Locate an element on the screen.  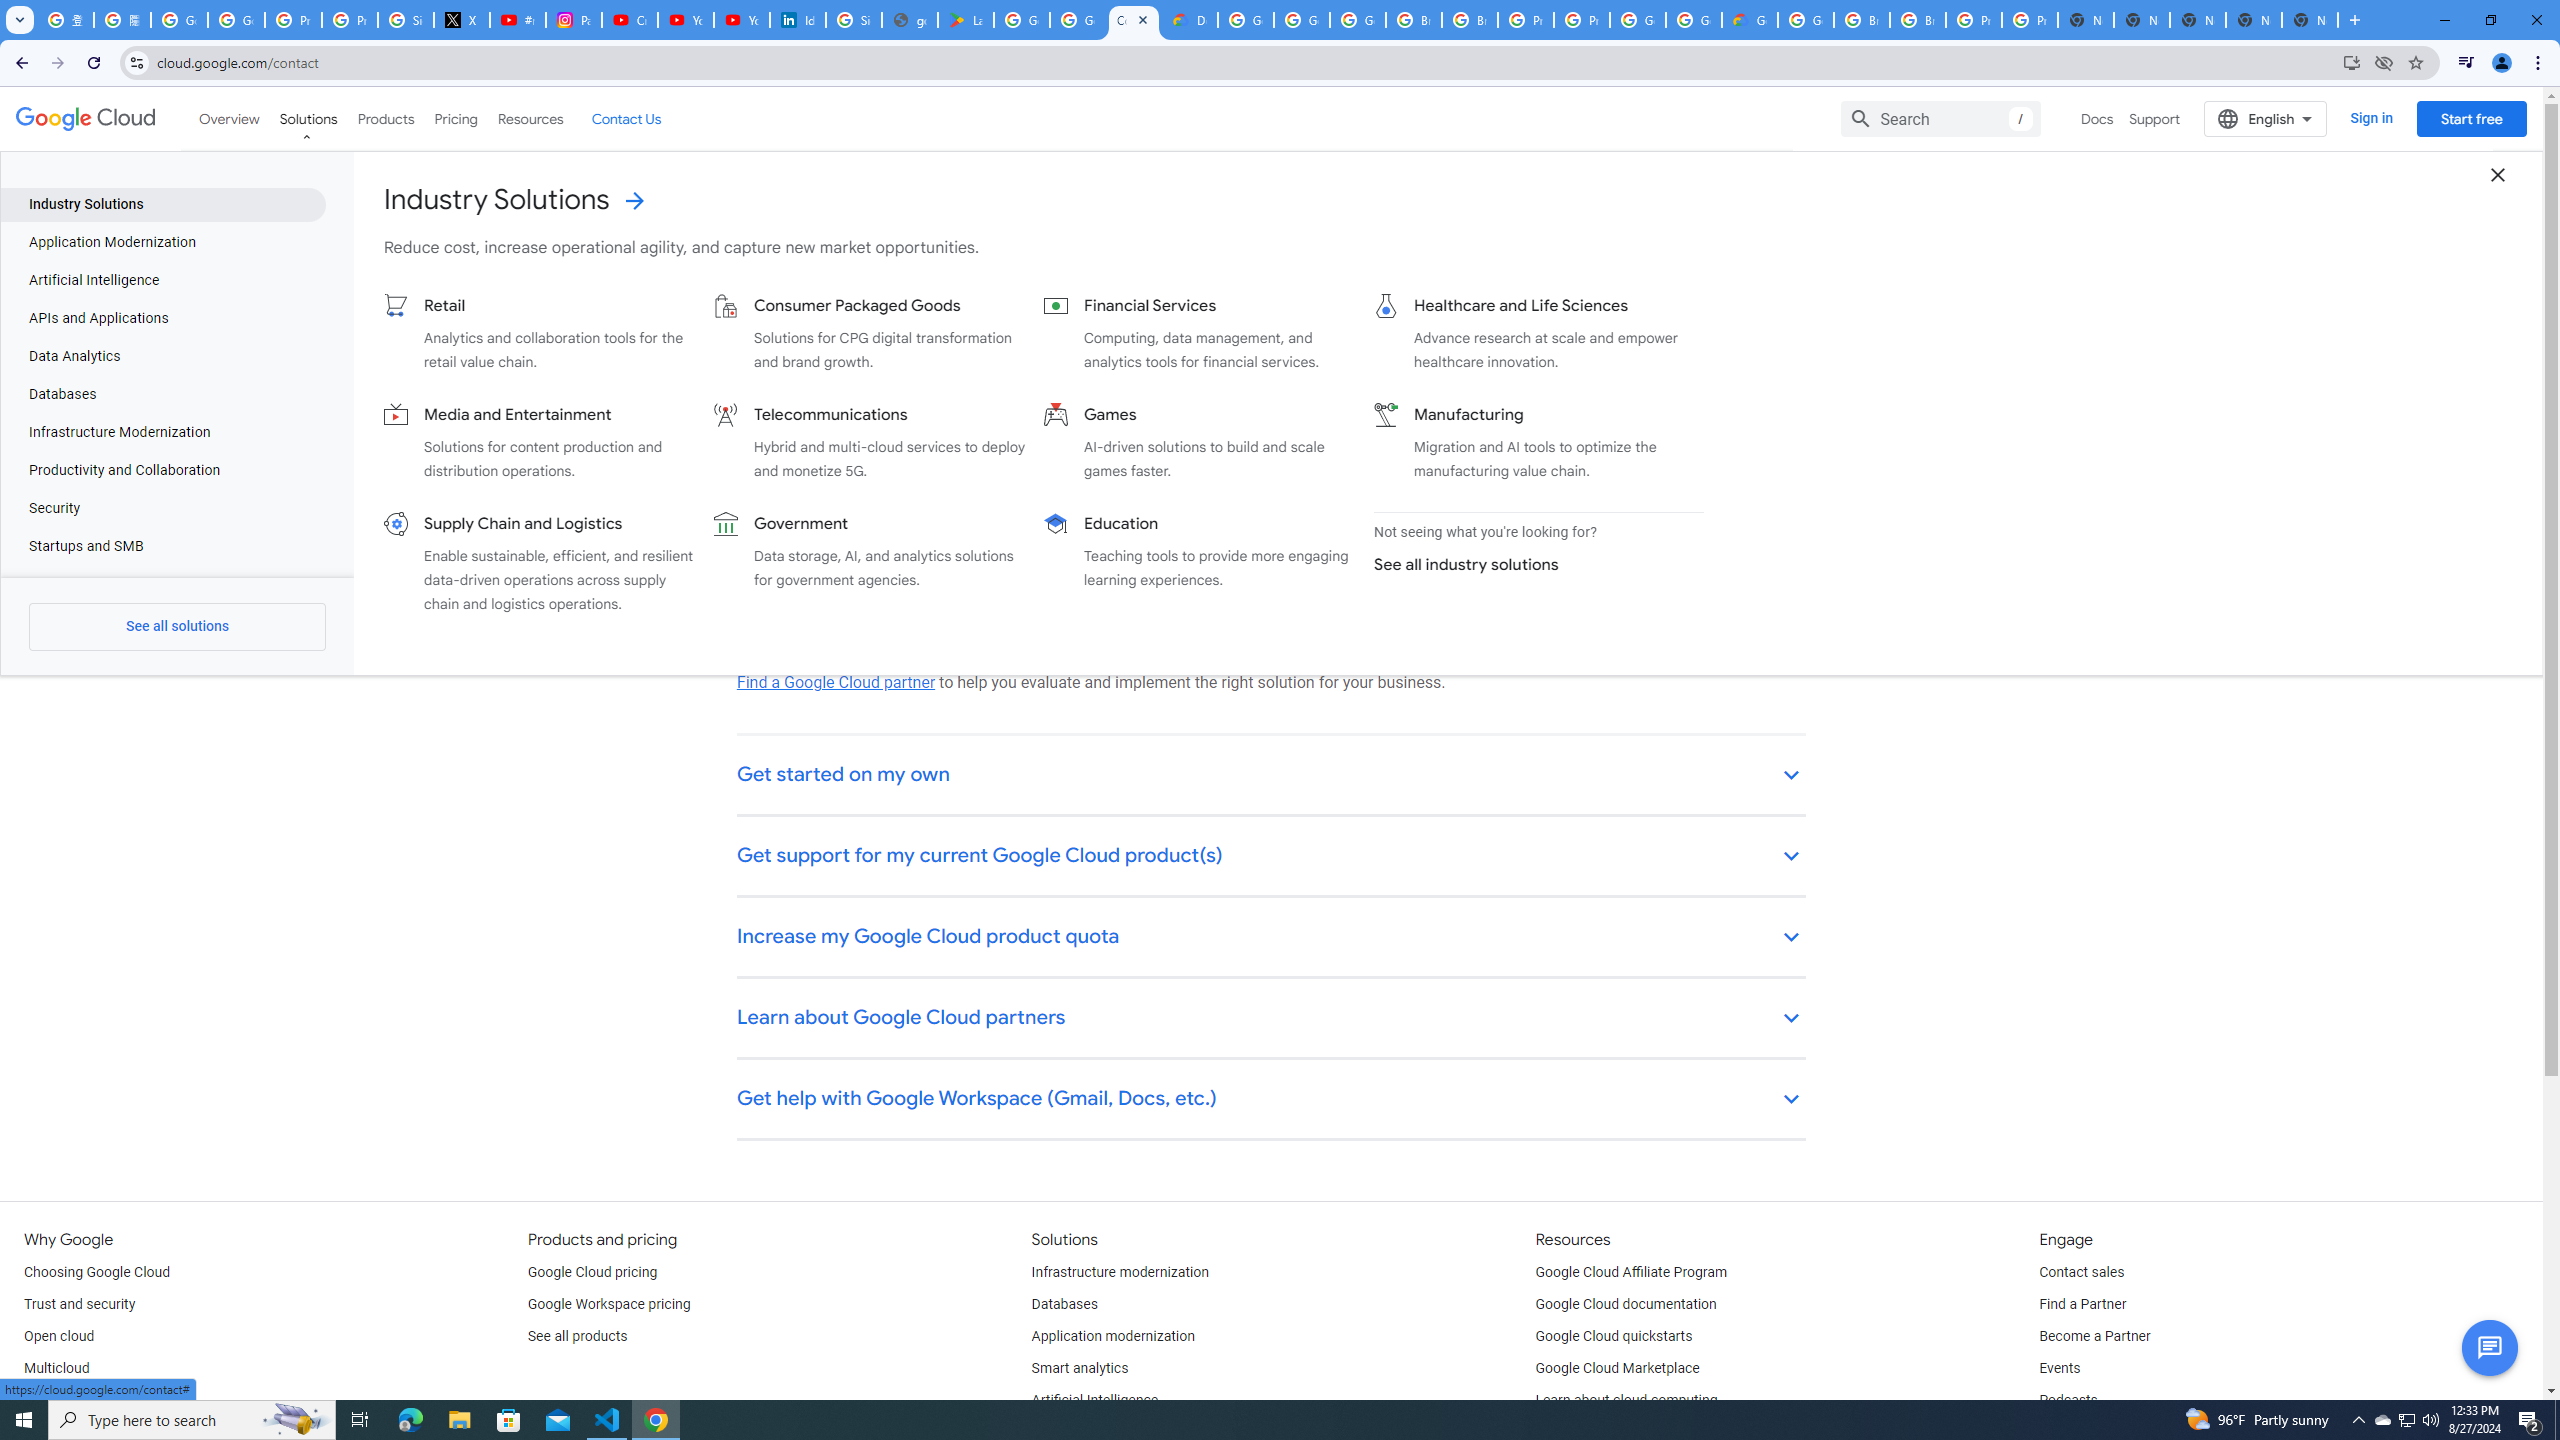
'Events' is located at coordinates (2058, 1368).